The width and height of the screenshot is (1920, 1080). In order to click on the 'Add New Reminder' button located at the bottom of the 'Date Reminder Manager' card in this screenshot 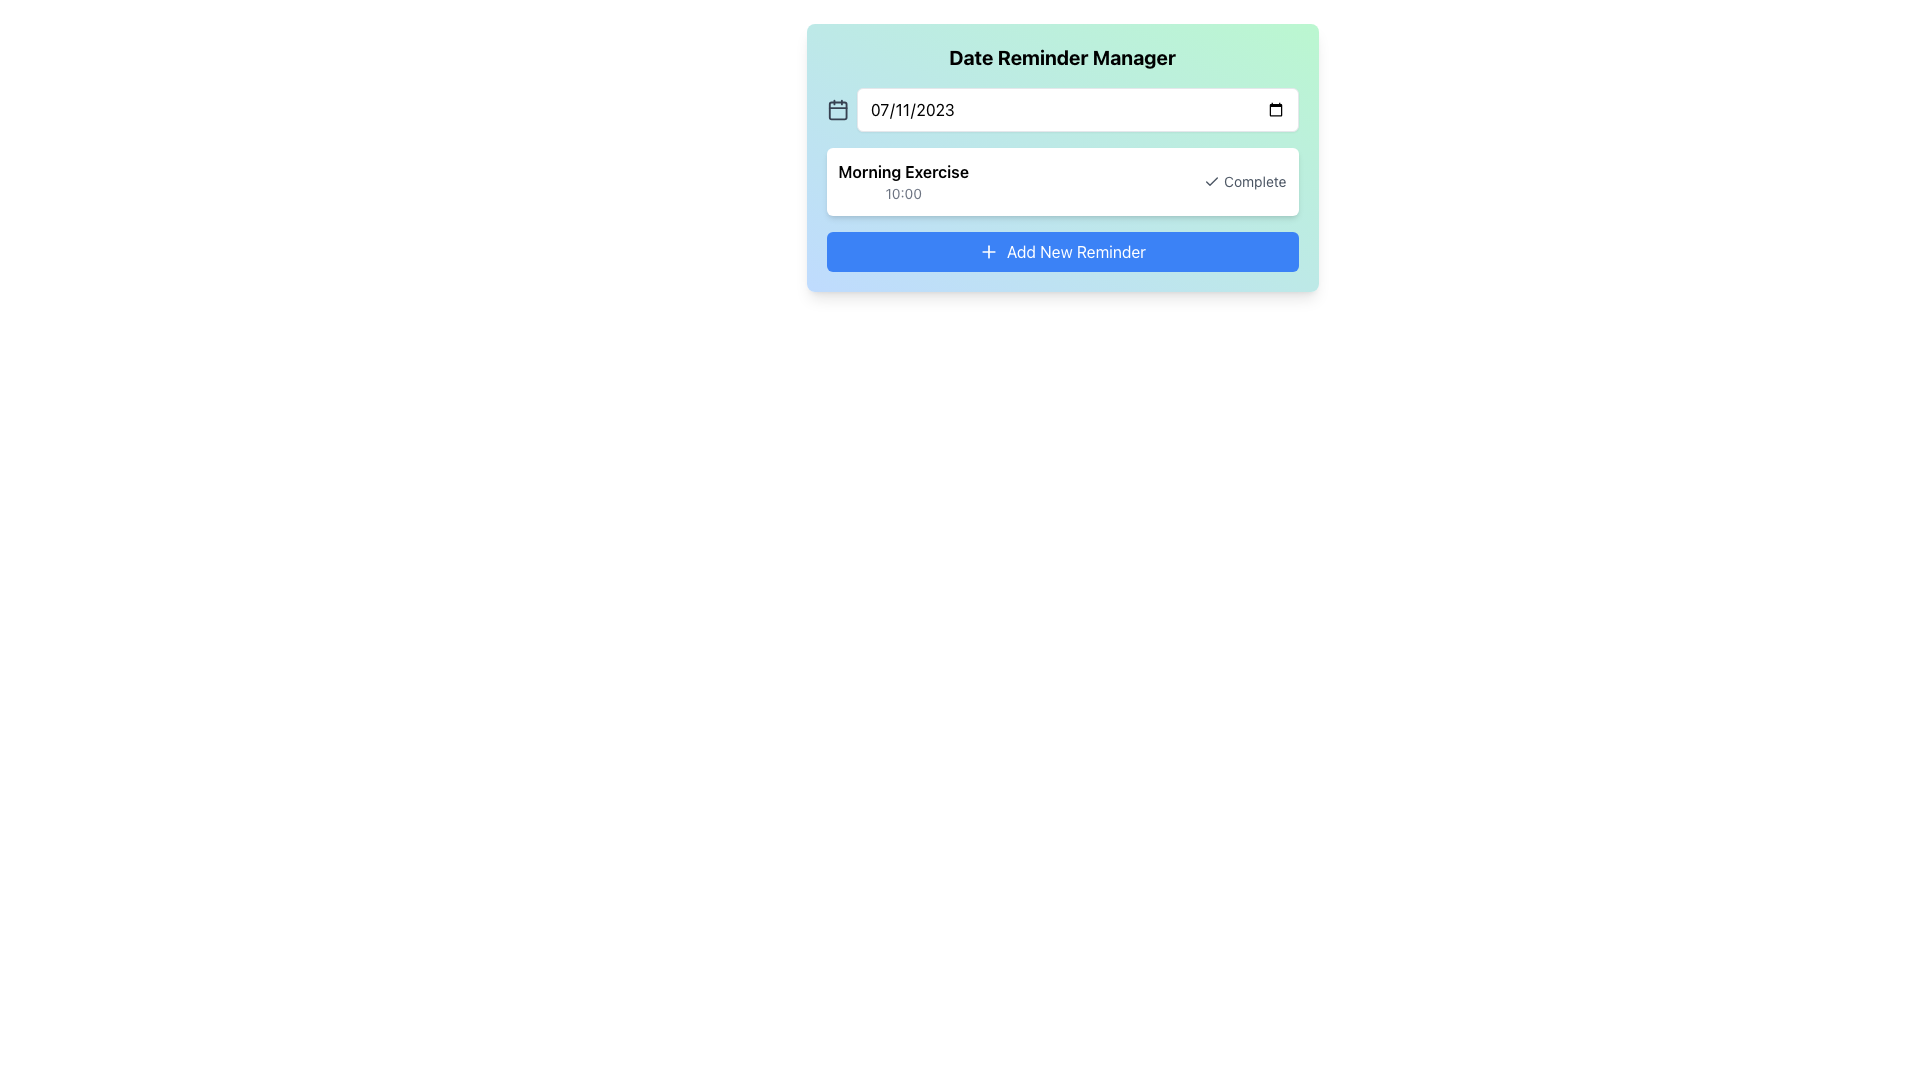, I will do `click(1061, 250)`.